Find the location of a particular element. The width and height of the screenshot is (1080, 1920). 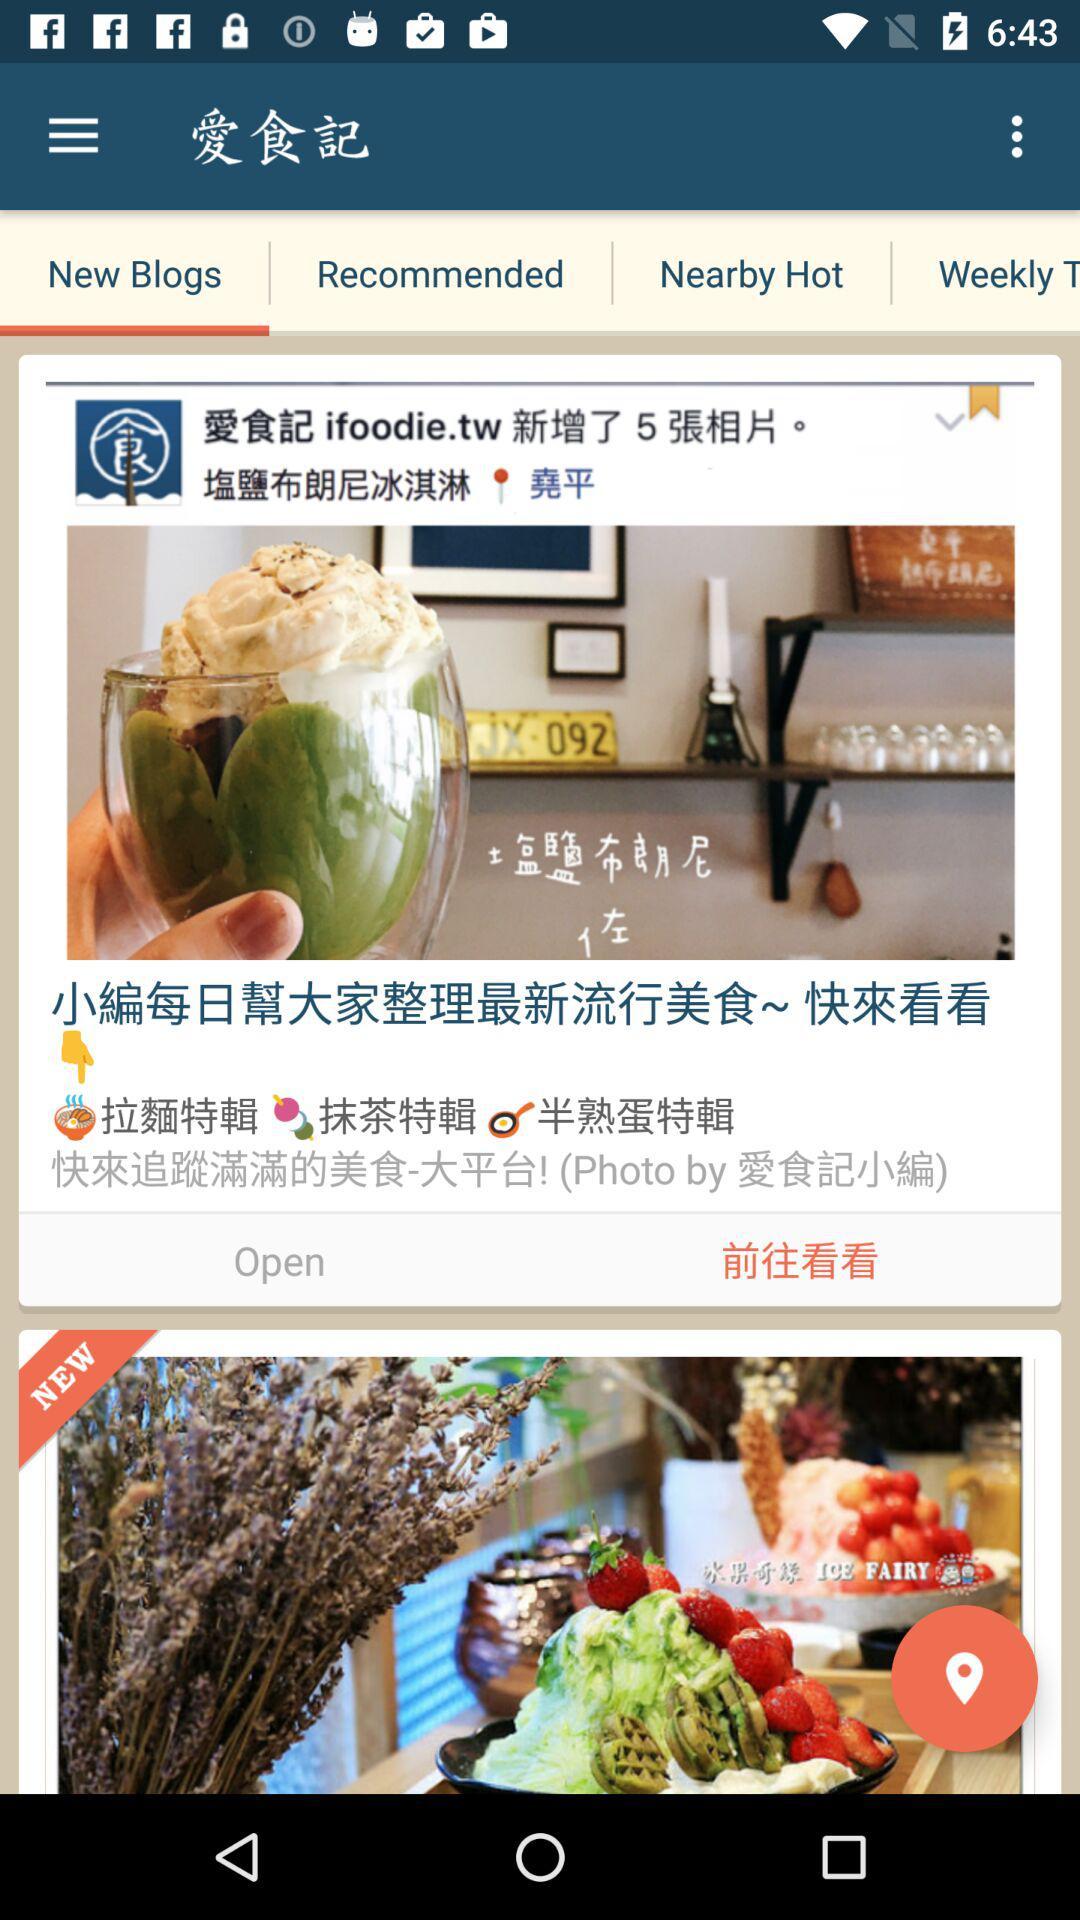

nearby hot icon is located at coordinates (751, 272).